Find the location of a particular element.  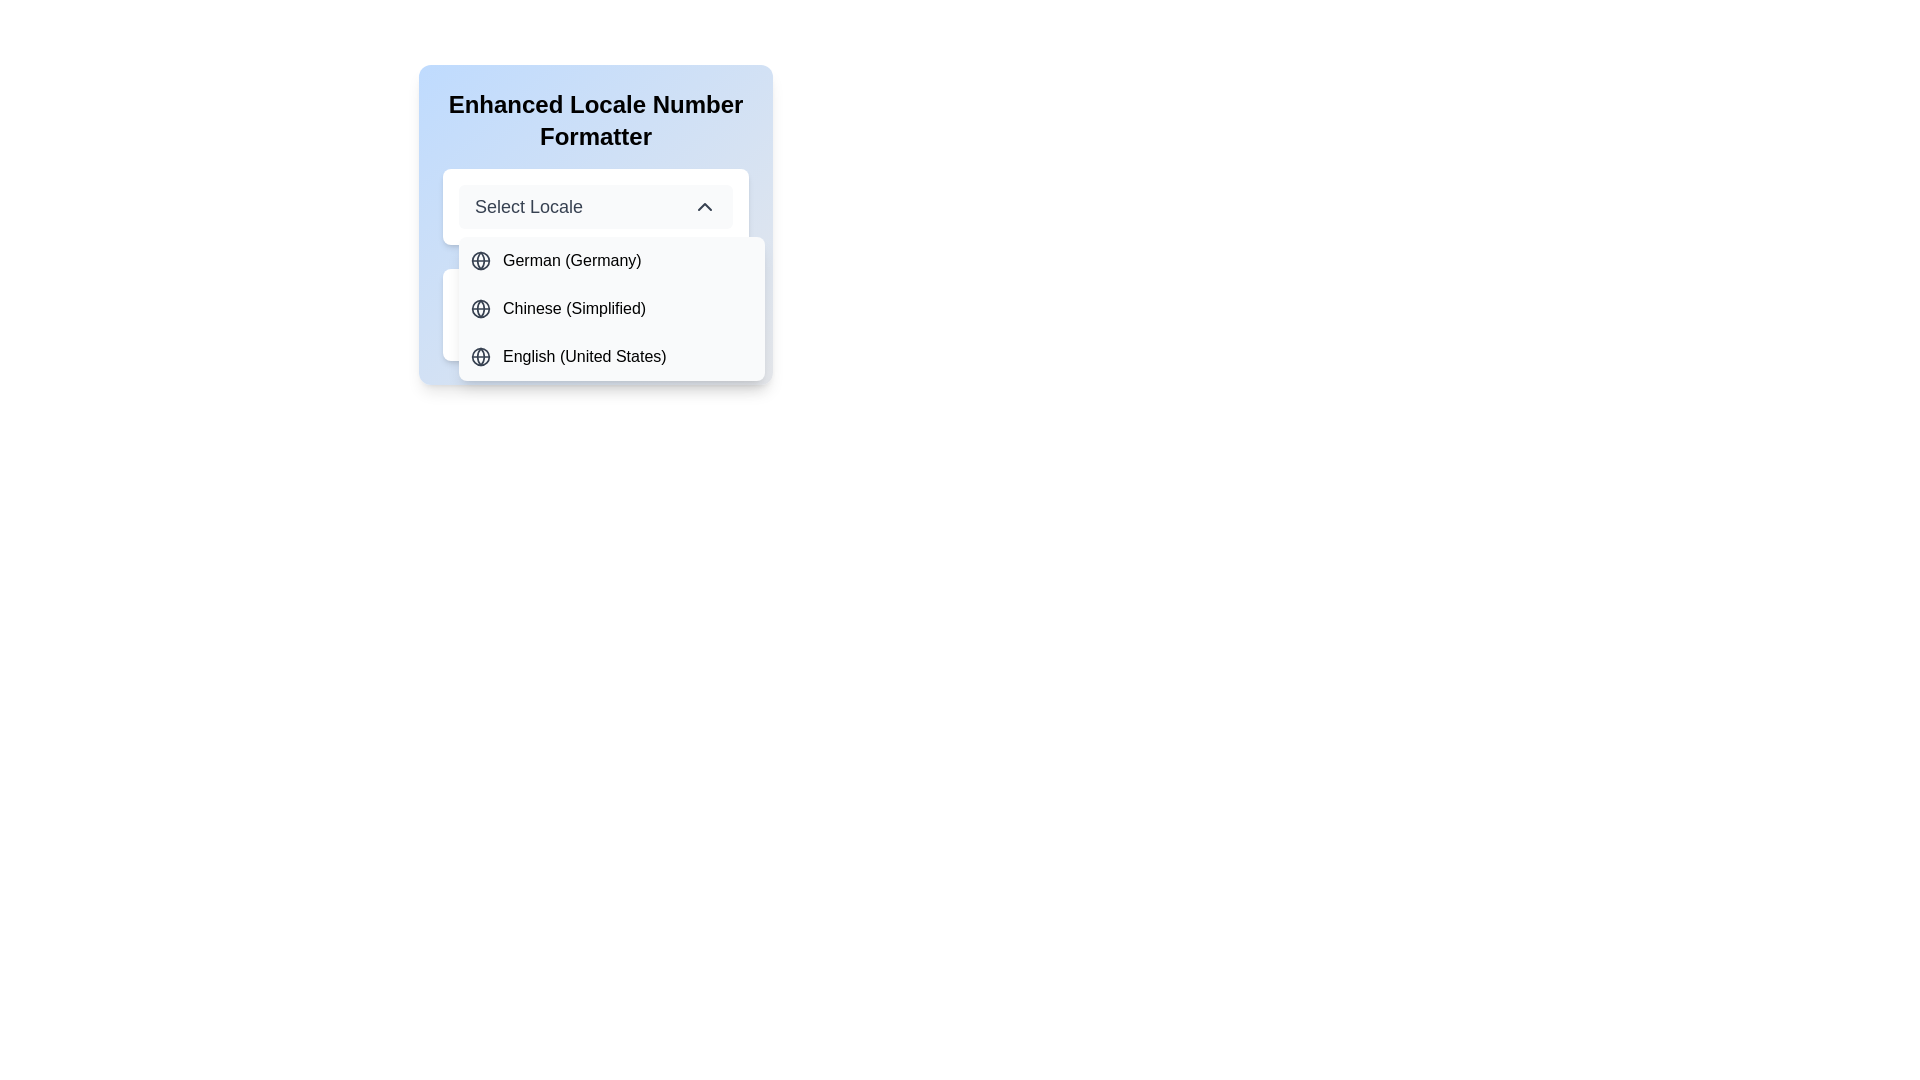

the globe icon with a stroke color matching text-gray-700, which is located to the left of the text 'German (Germany)' in the dropdown options is located at coordinates (480, 260).